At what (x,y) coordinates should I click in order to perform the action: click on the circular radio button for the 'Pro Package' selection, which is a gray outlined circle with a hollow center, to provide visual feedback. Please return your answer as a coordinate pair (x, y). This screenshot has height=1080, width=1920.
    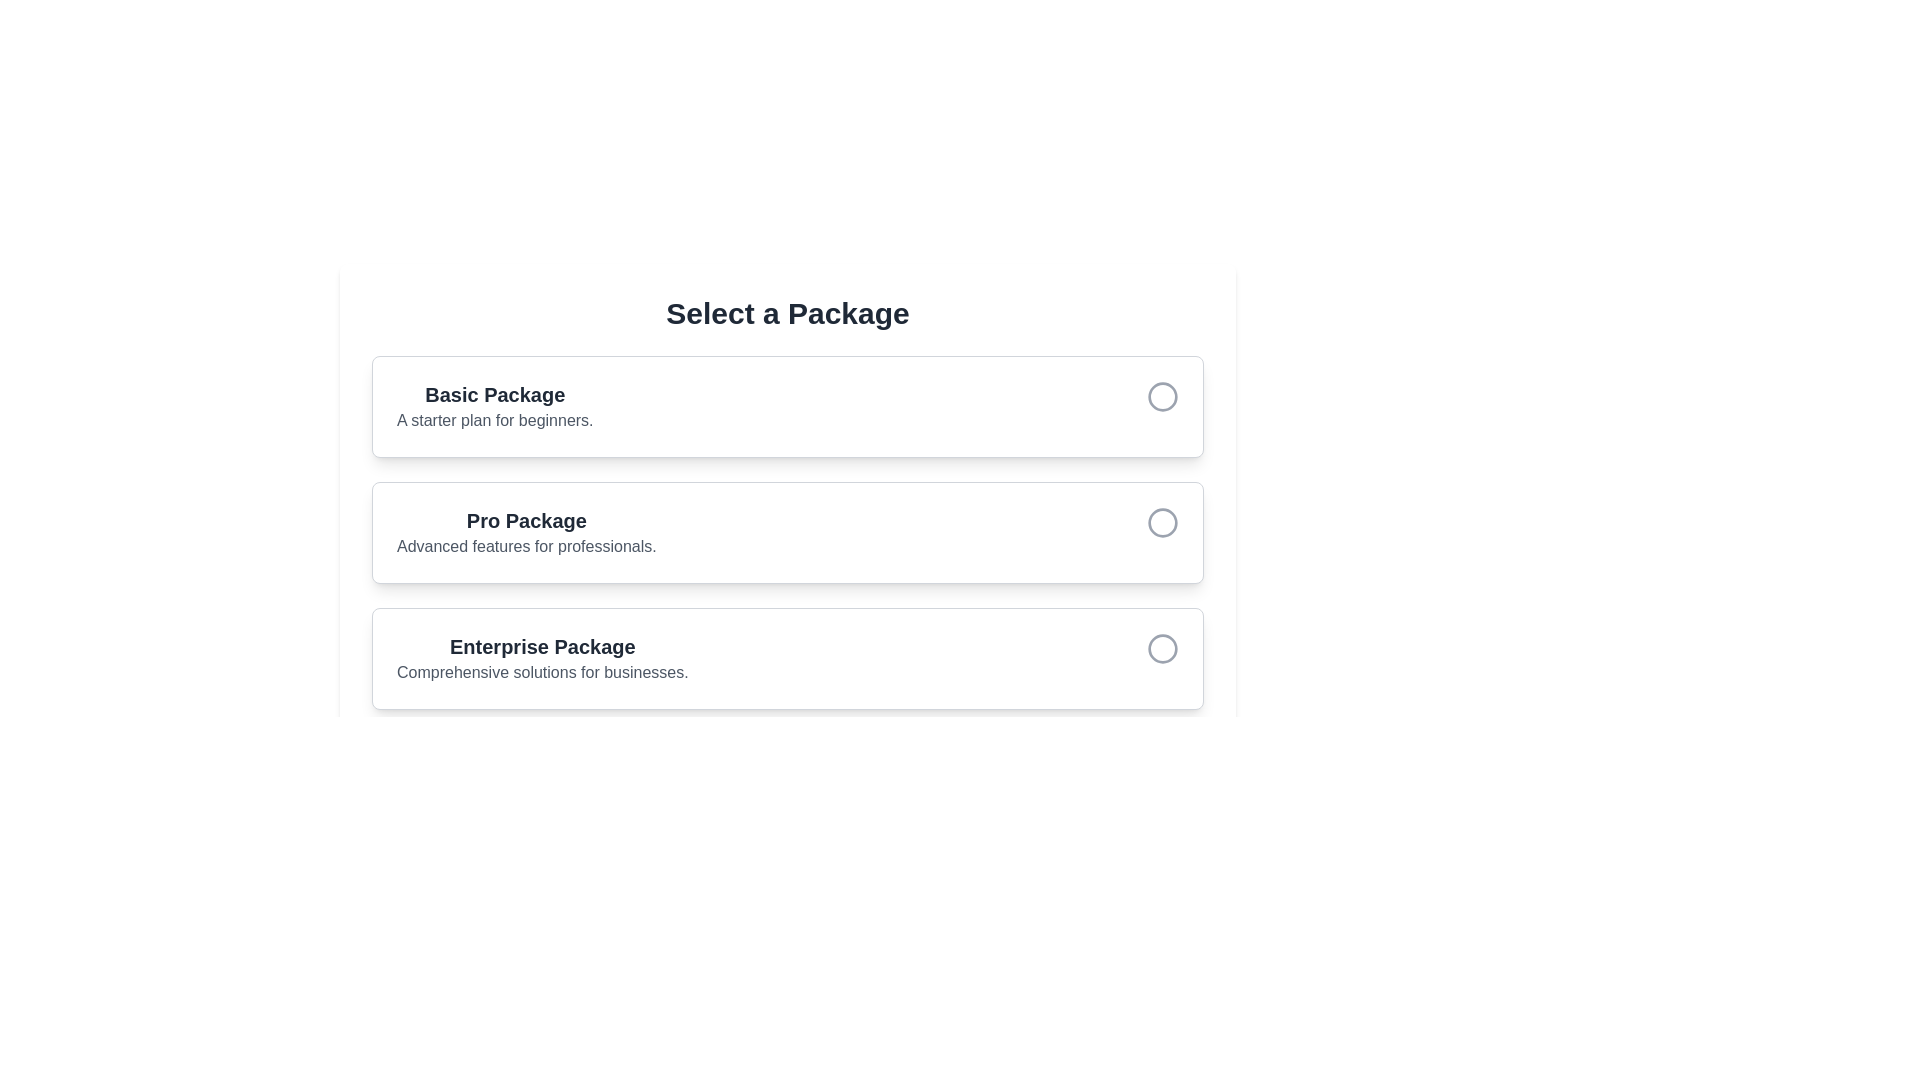
    Looking at the image, I should click on (1162, 520).